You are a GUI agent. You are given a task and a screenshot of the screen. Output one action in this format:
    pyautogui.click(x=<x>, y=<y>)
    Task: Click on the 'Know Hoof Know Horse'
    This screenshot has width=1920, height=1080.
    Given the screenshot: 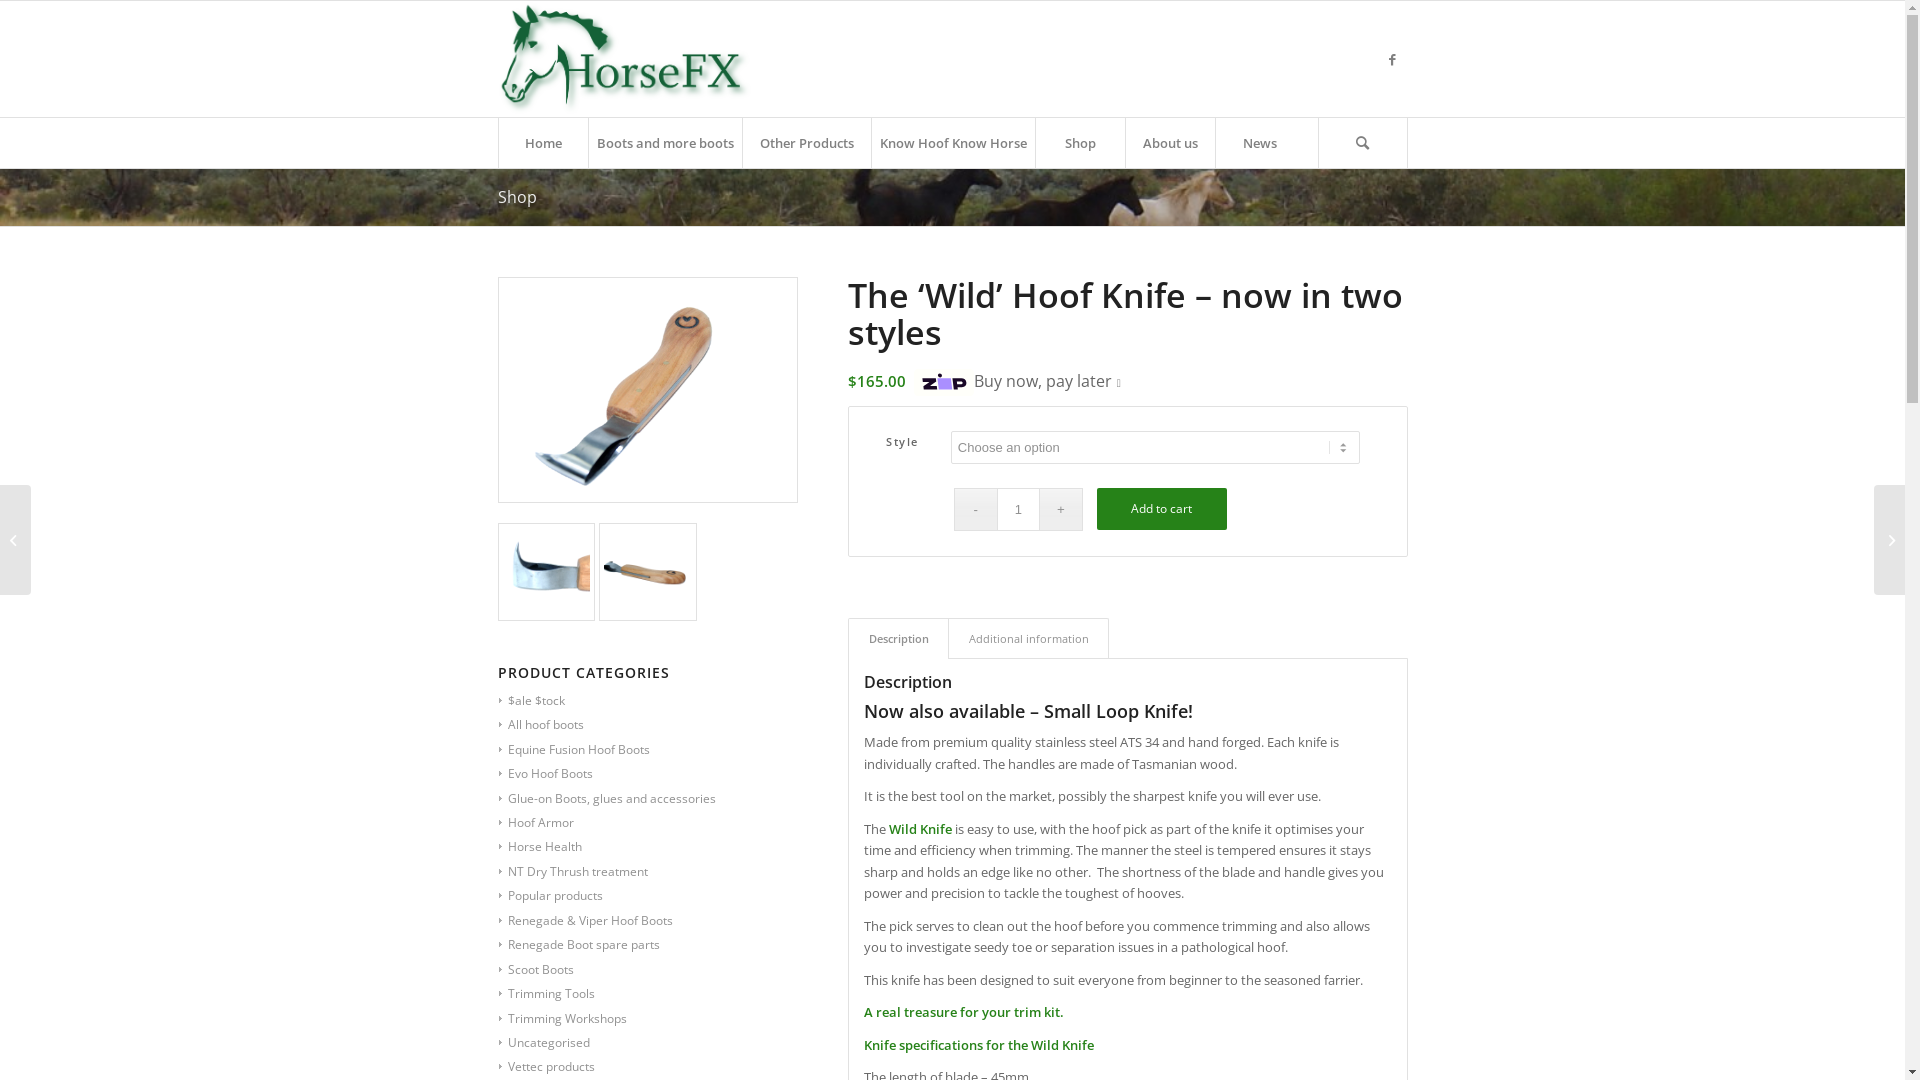 What is the action you would take?
    pyautogui.click(x=869, y=141)
    